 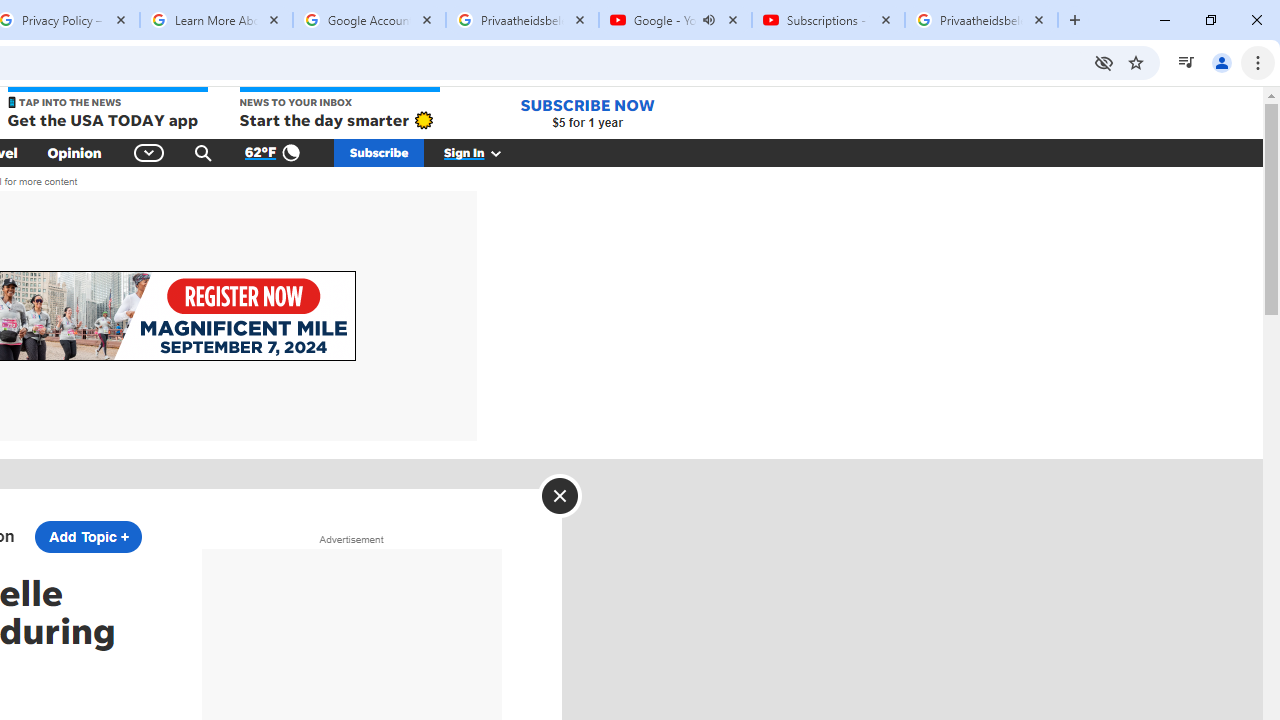 I want to click on 'Subscriptions - YouTube', so click(x=828, y=20).